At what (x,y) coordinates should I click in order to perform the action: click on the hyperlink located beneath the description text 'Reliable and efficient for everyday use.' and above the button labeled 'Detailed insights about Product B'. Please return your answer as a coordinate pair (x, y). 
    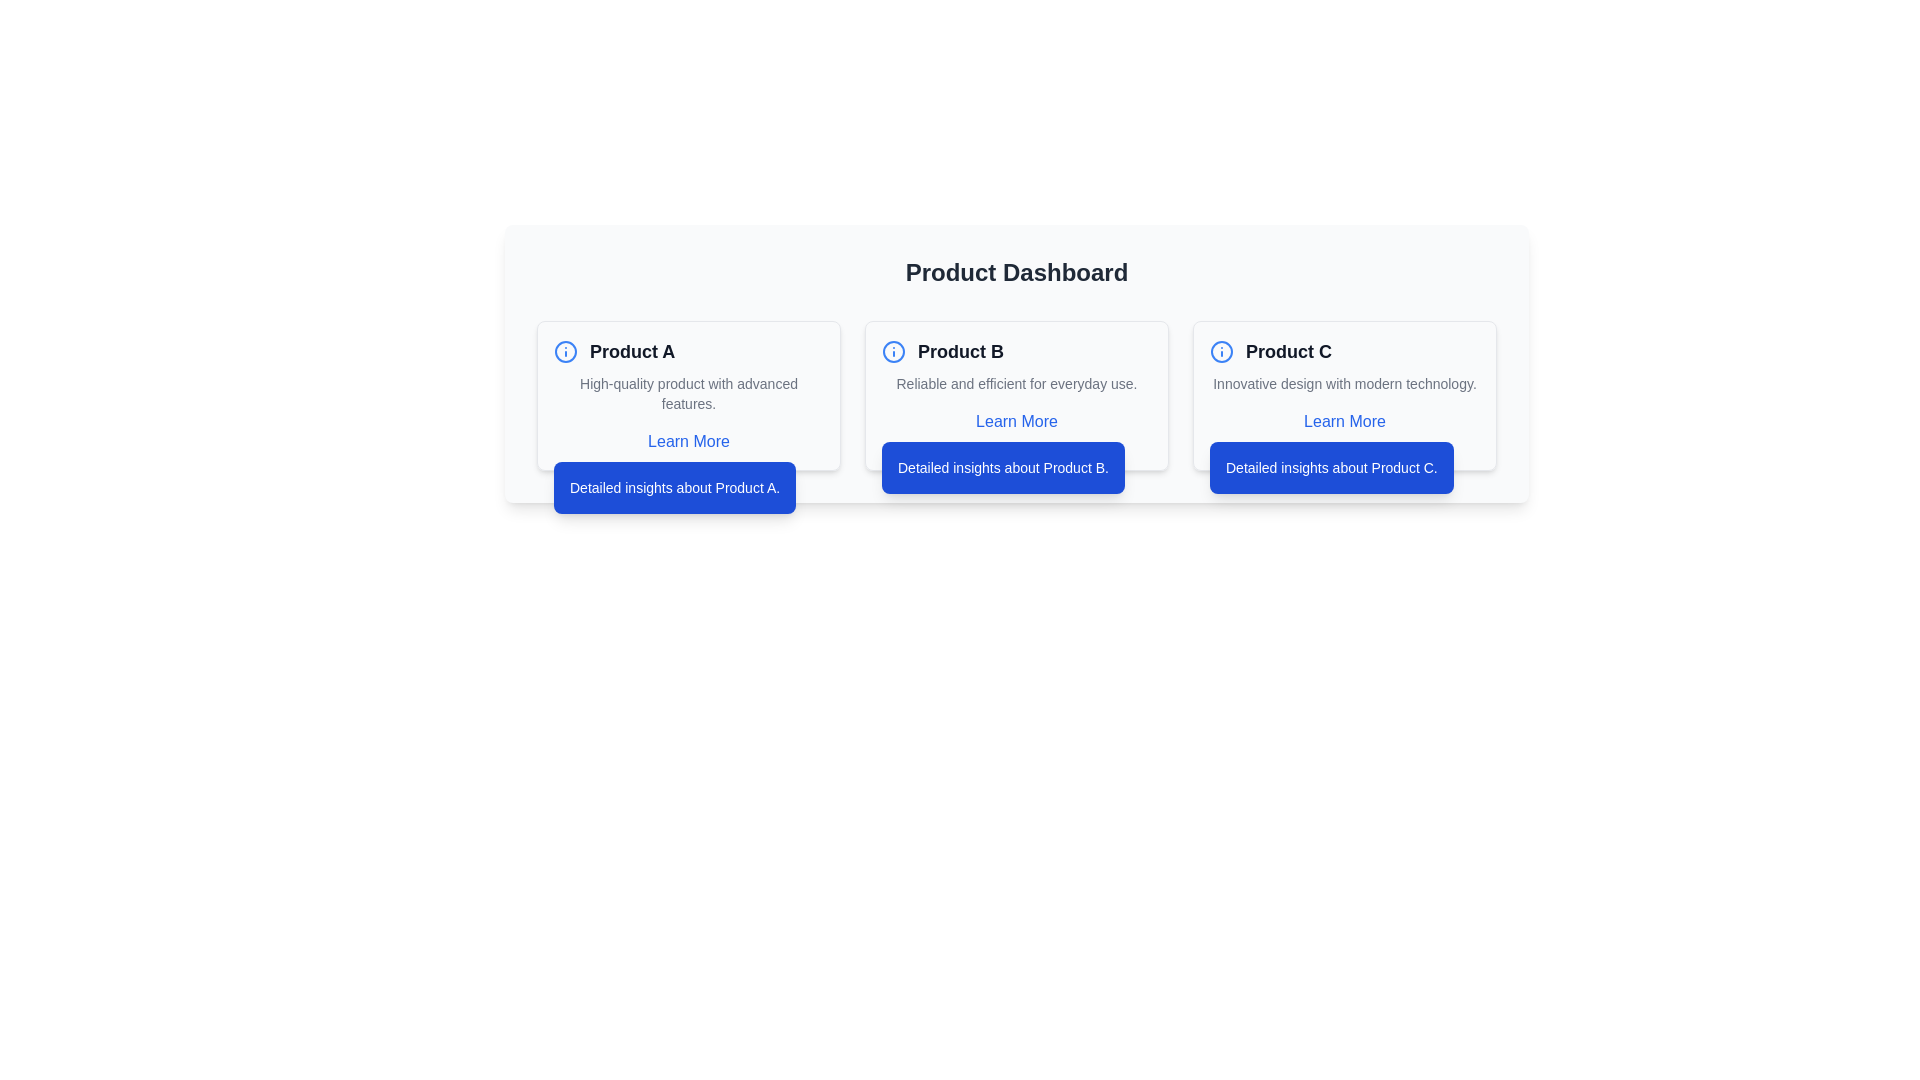
    Looking at the image, I should click on (1017, 420).